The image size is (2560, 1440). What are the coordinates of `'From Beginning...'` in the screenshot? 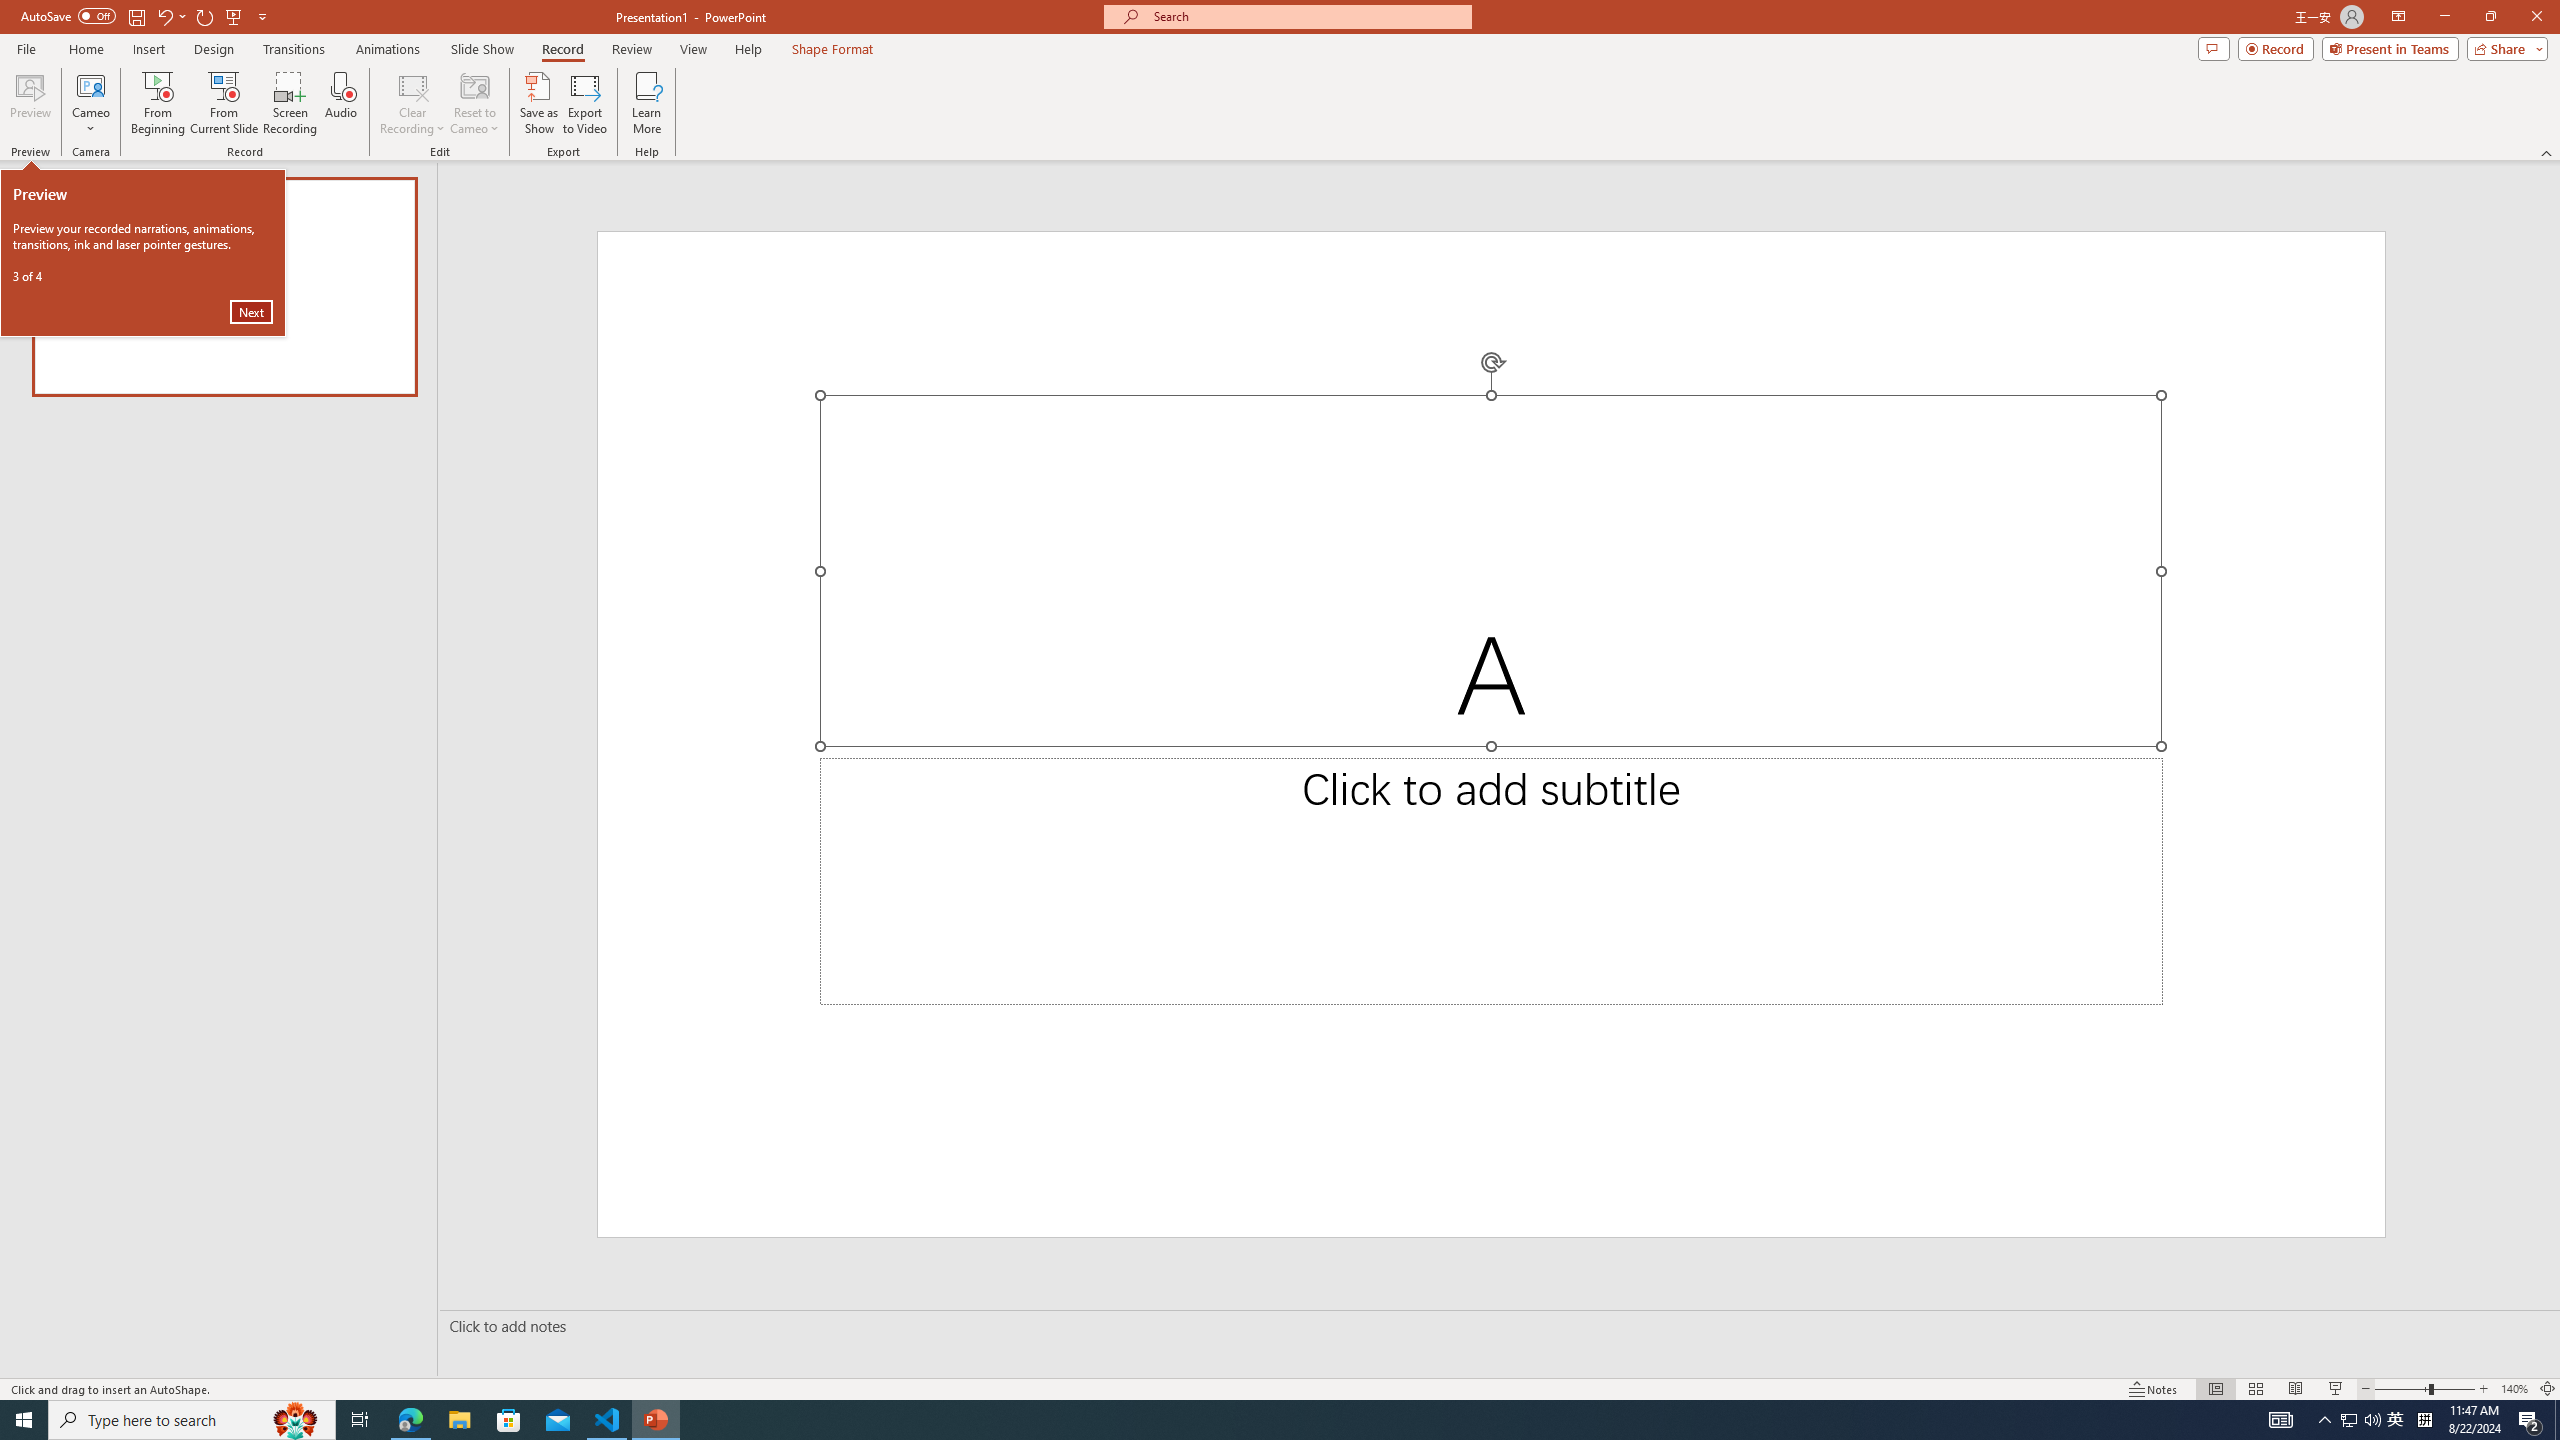 It's located at (156, 103).